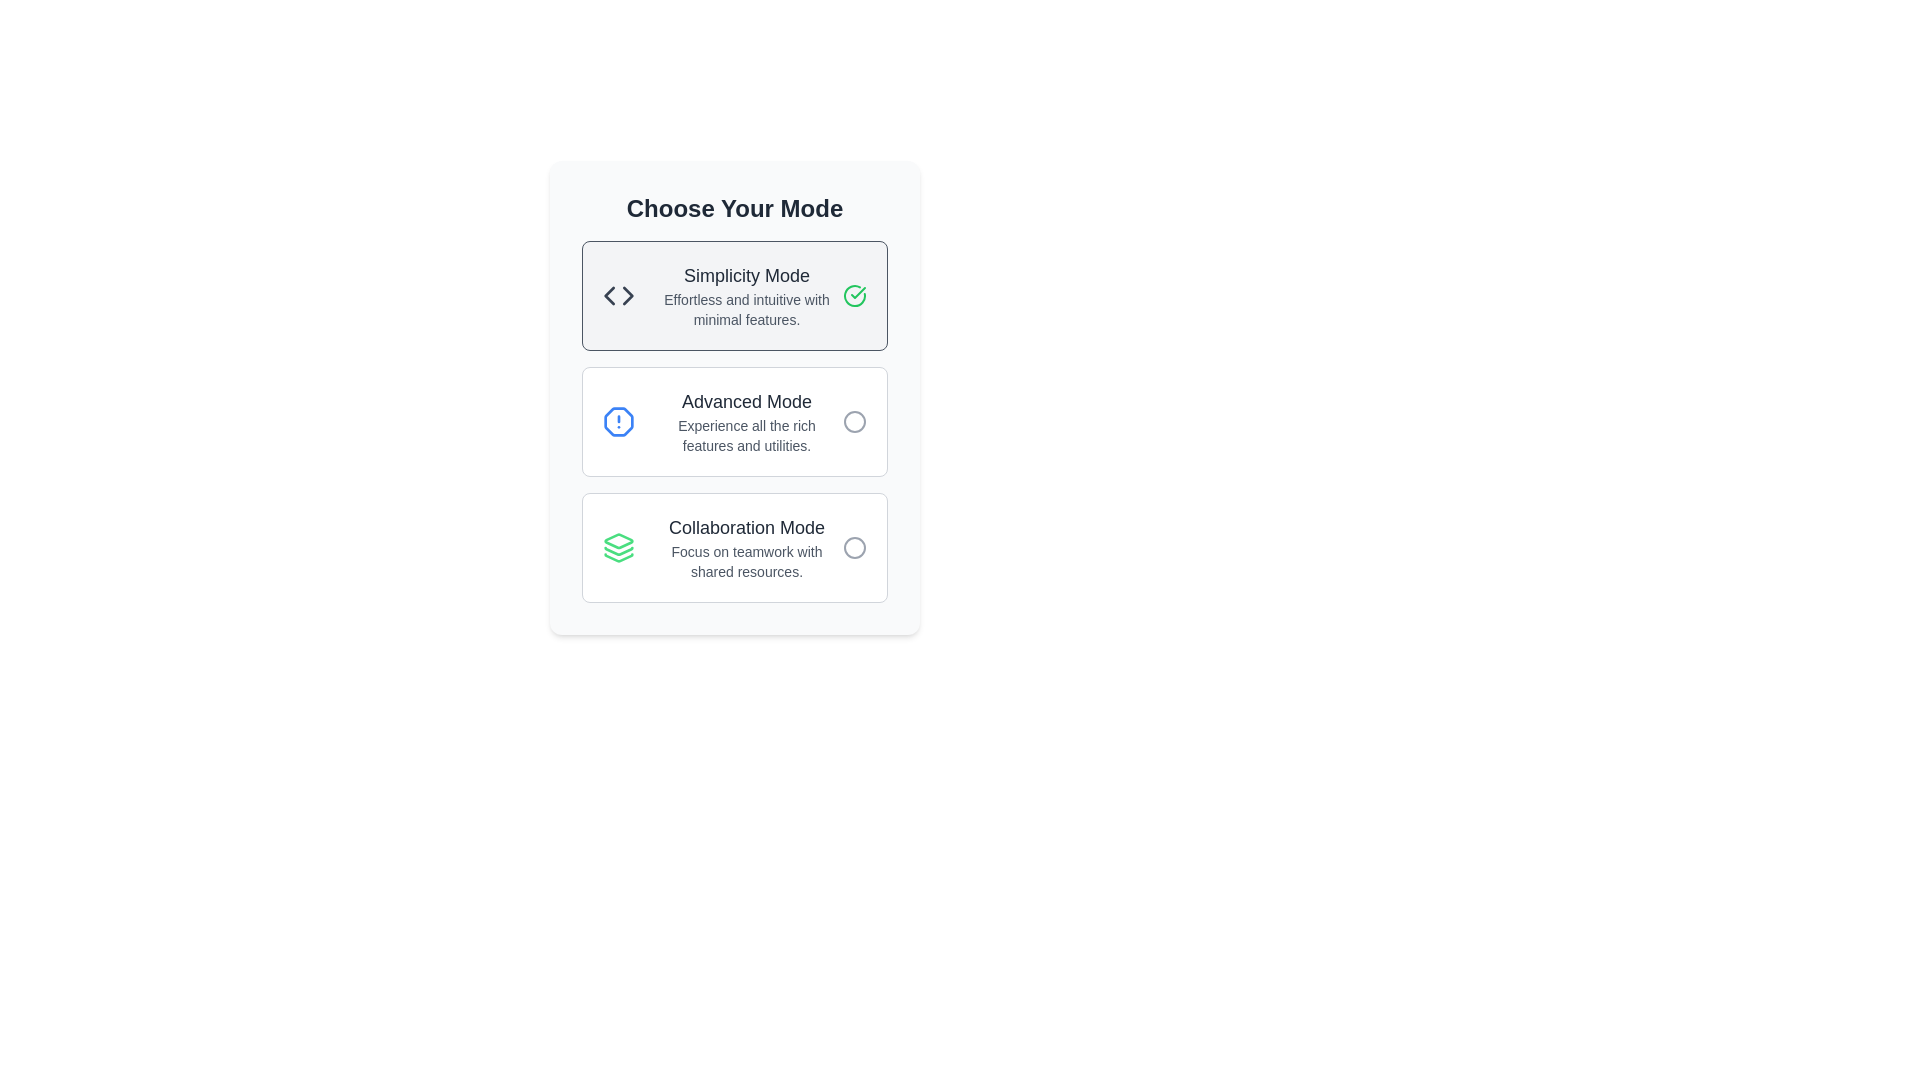  Describe the element at coordinates (618, 420) in the screenshot. I see `the cautionary icon representing the 'Advanced Mode' option, which is positioned at the top-left corner inside the second option labeled 'Advanced Mode' in the selectable list within the modal` at that location.